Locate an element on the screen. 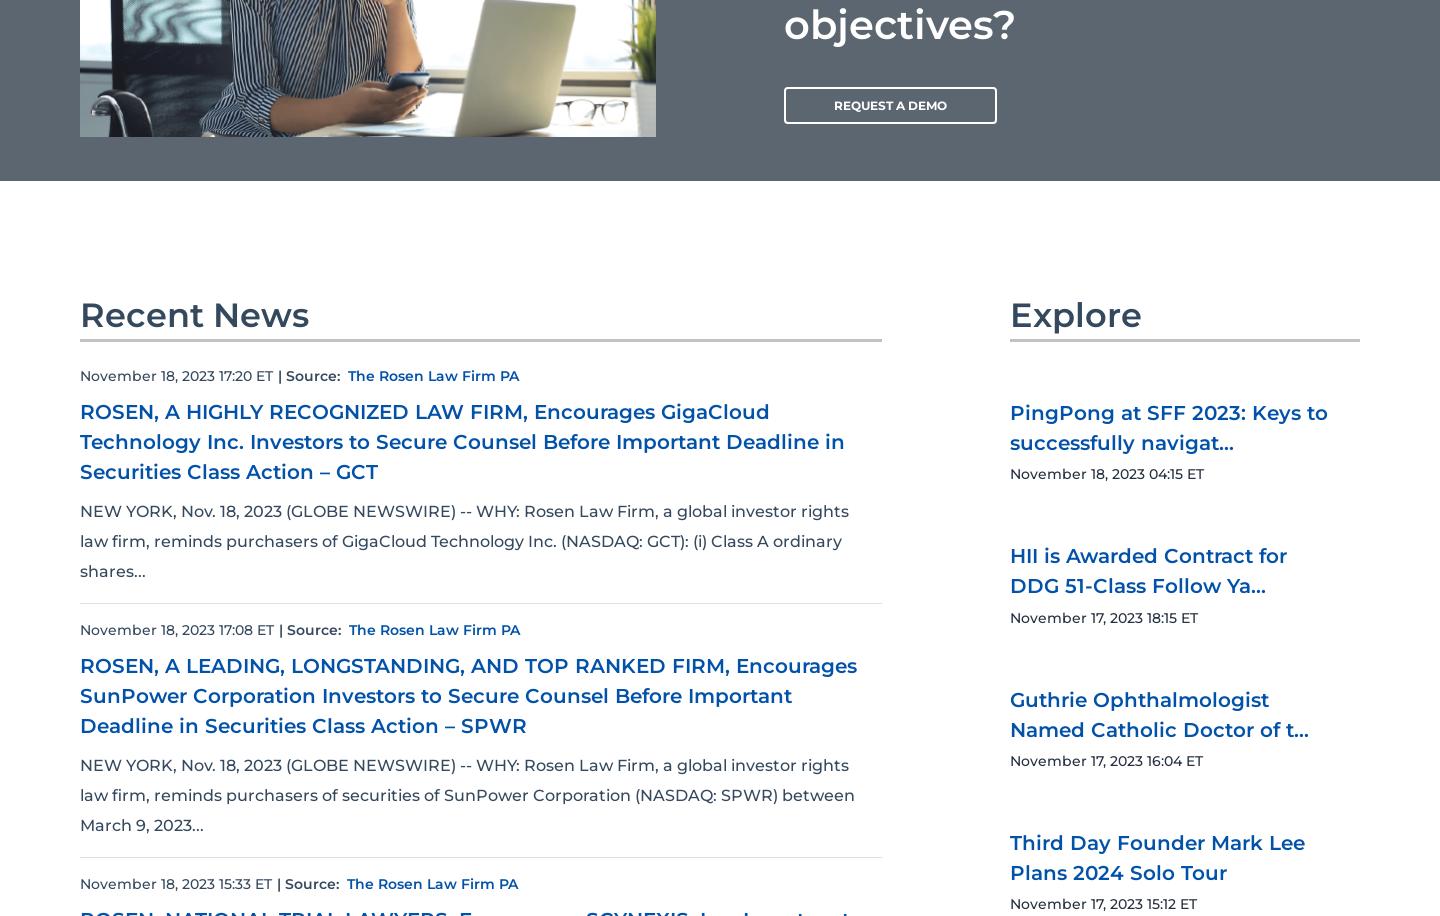 The width and height of the screenshot is (1440, 916). 'November 17, 2023 18:15 ET' is located at coordinates (1103, 617).